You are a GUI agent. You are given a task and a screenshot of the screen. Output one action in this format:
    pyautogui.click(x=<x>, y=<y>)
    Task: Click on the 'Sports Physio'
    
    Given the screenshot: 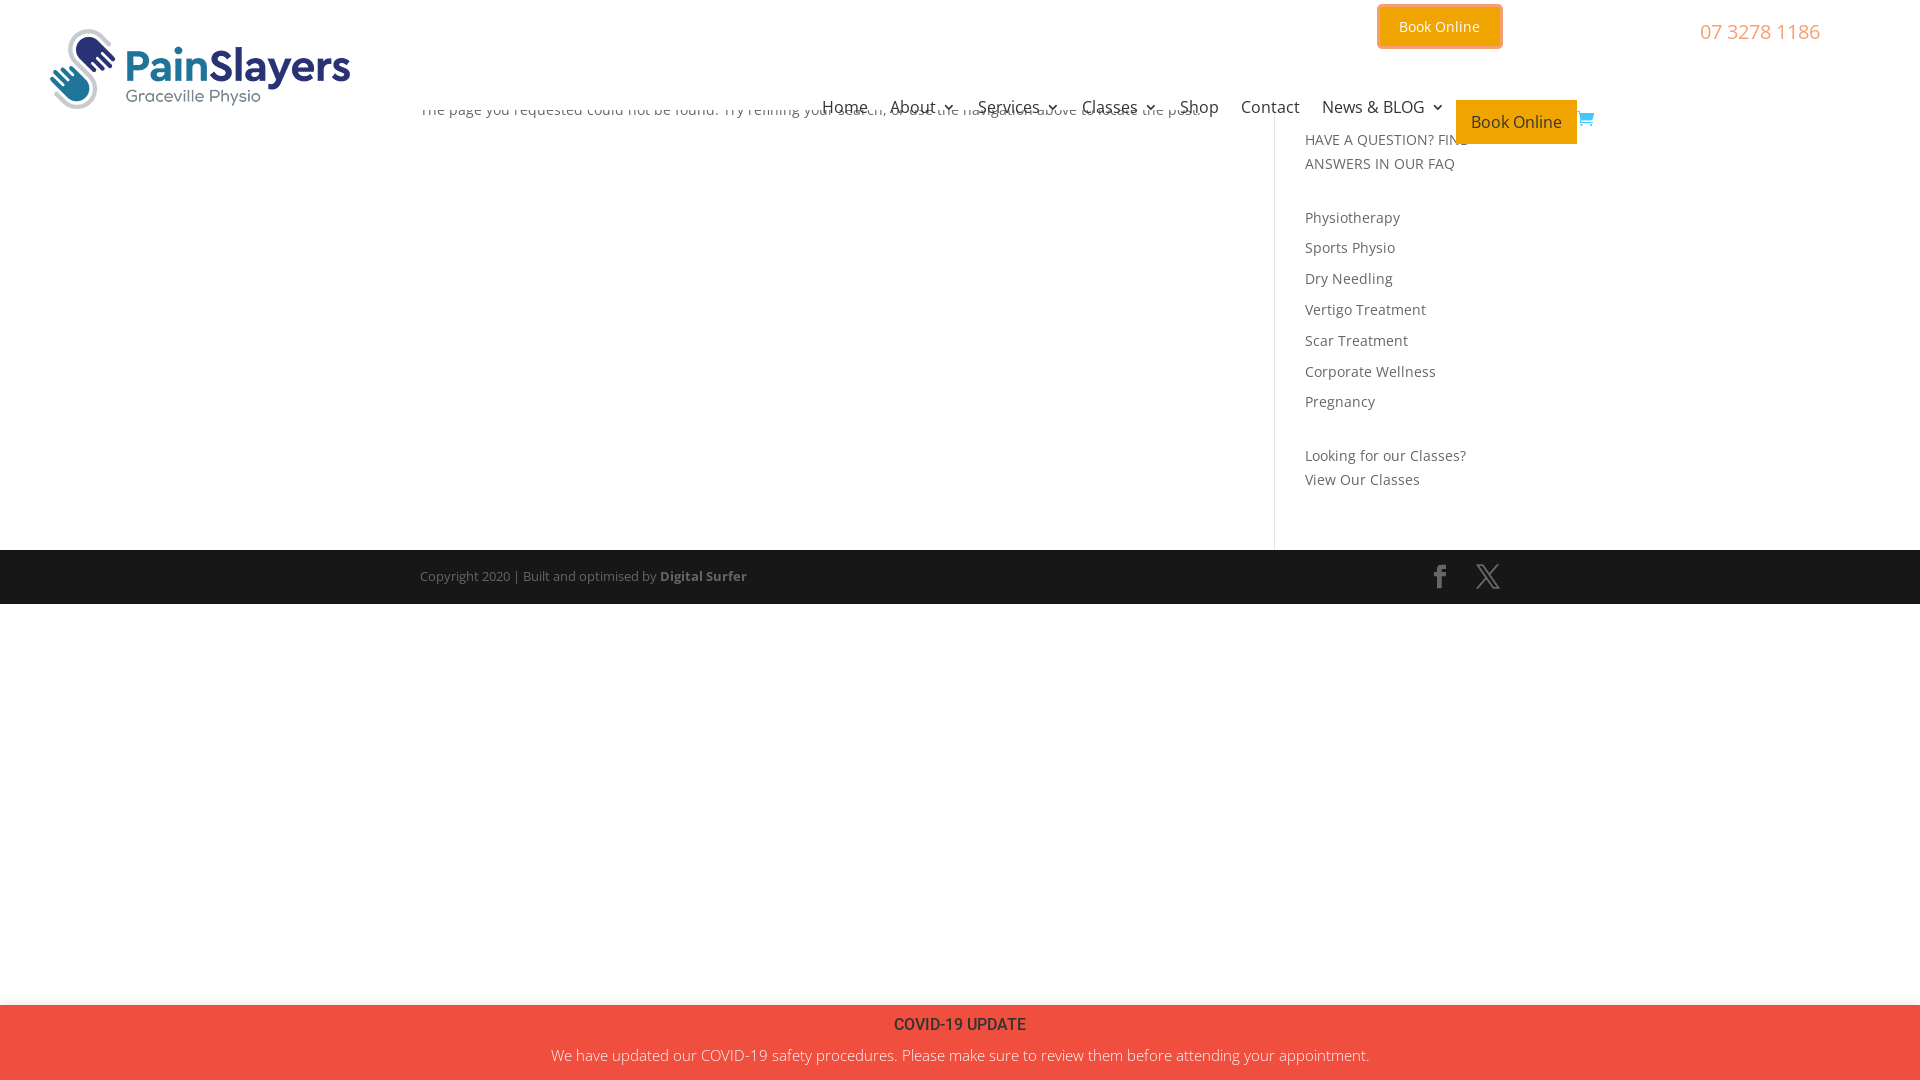 What is the action you would take?
    pyautogui.click(x=1305, y=246)
    